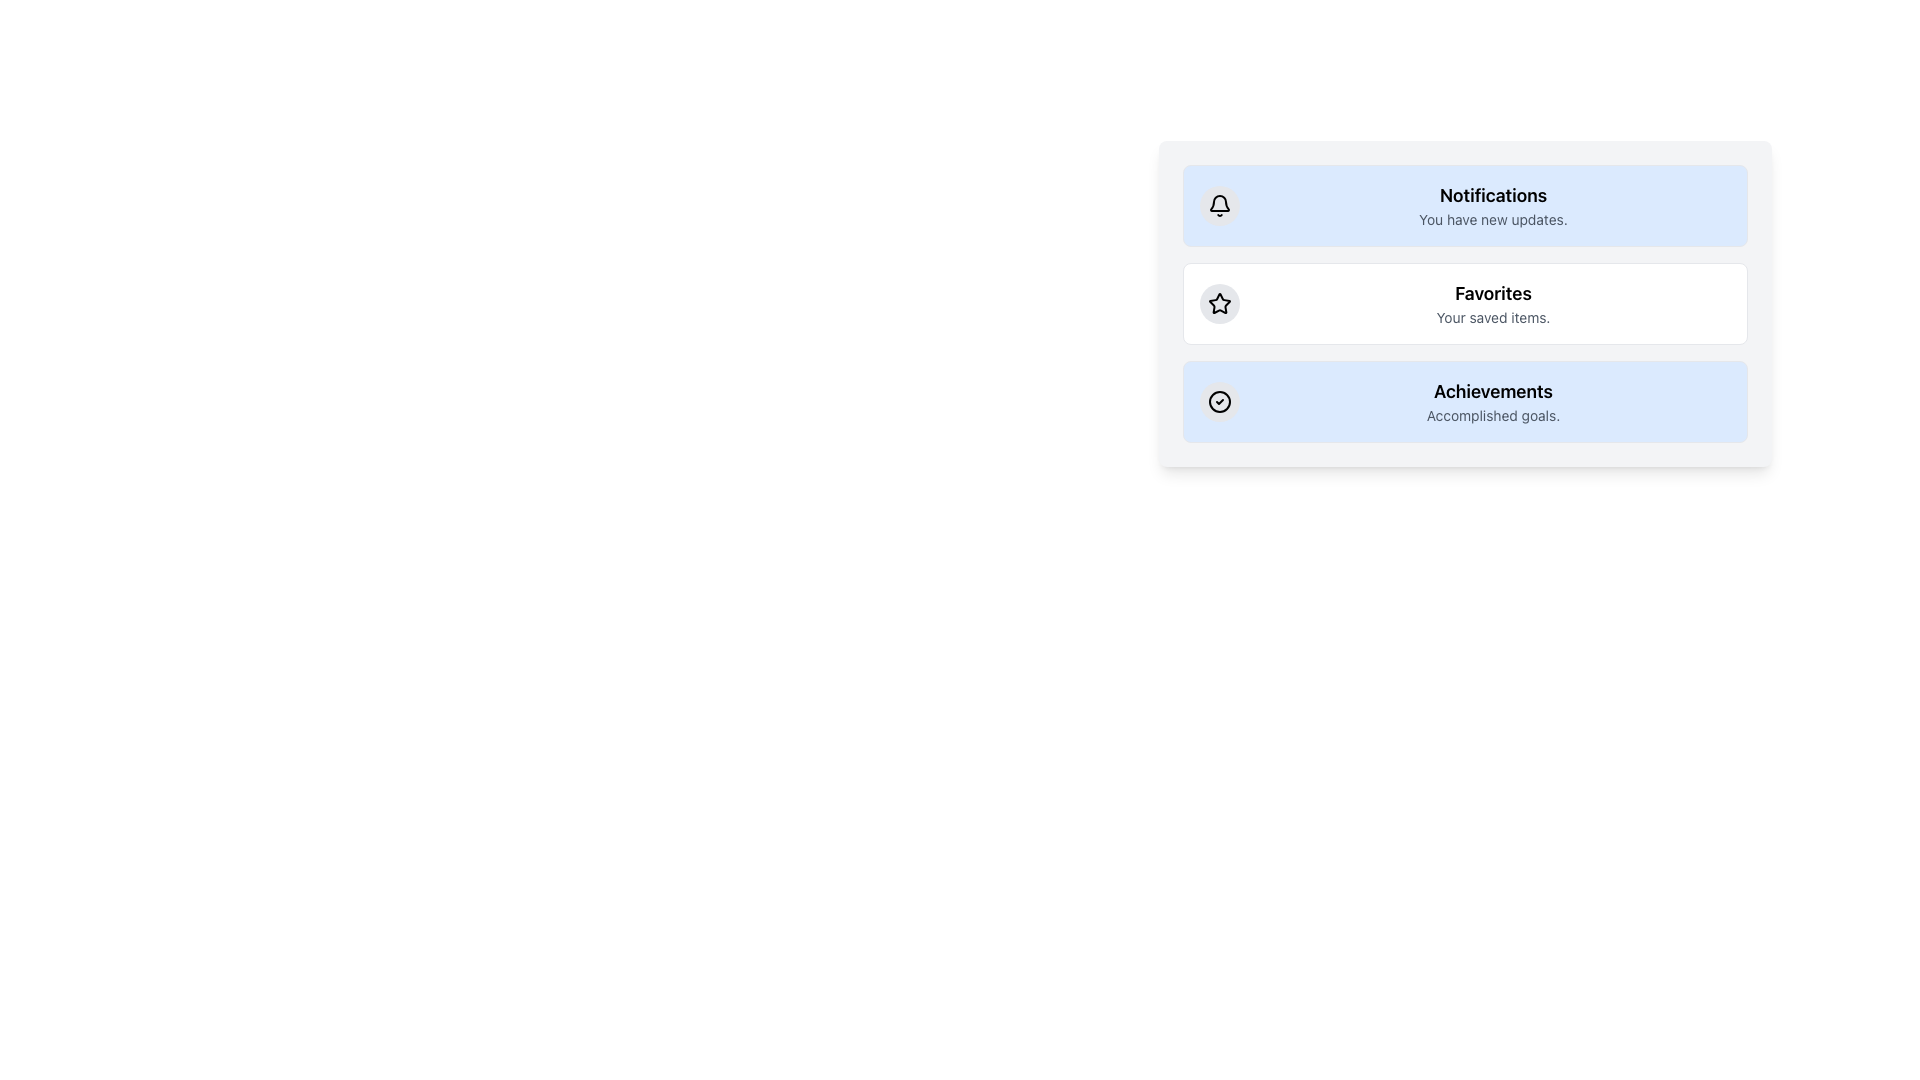 The image size is (1920, 1080). I want to click on the star-shaped icon in the center of the 'Favorites' section, which is the middle entry in a vertical list of three options, so click(1218, 304).